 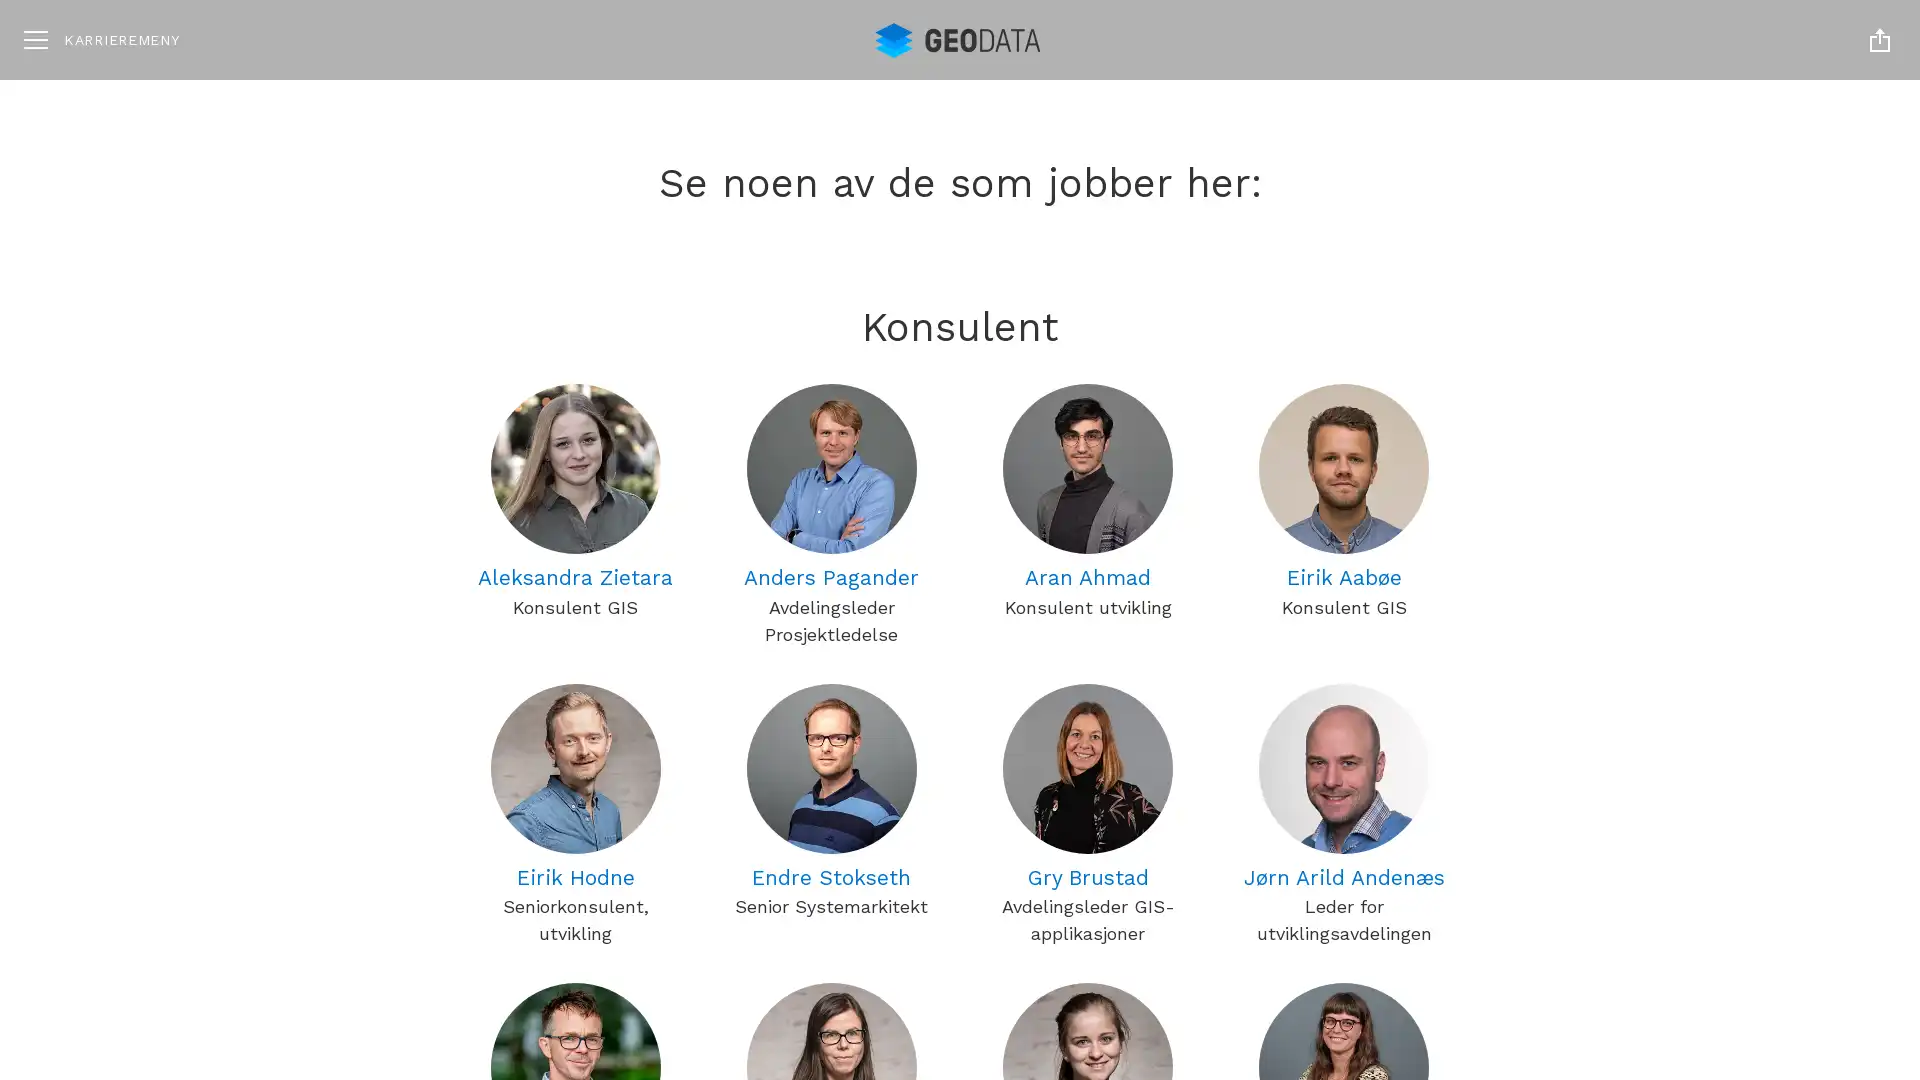 What do you see at coordinates (1691, 914) in the screenshot?
I see `Deaktivere alle` at bounding box center [1691, 914].